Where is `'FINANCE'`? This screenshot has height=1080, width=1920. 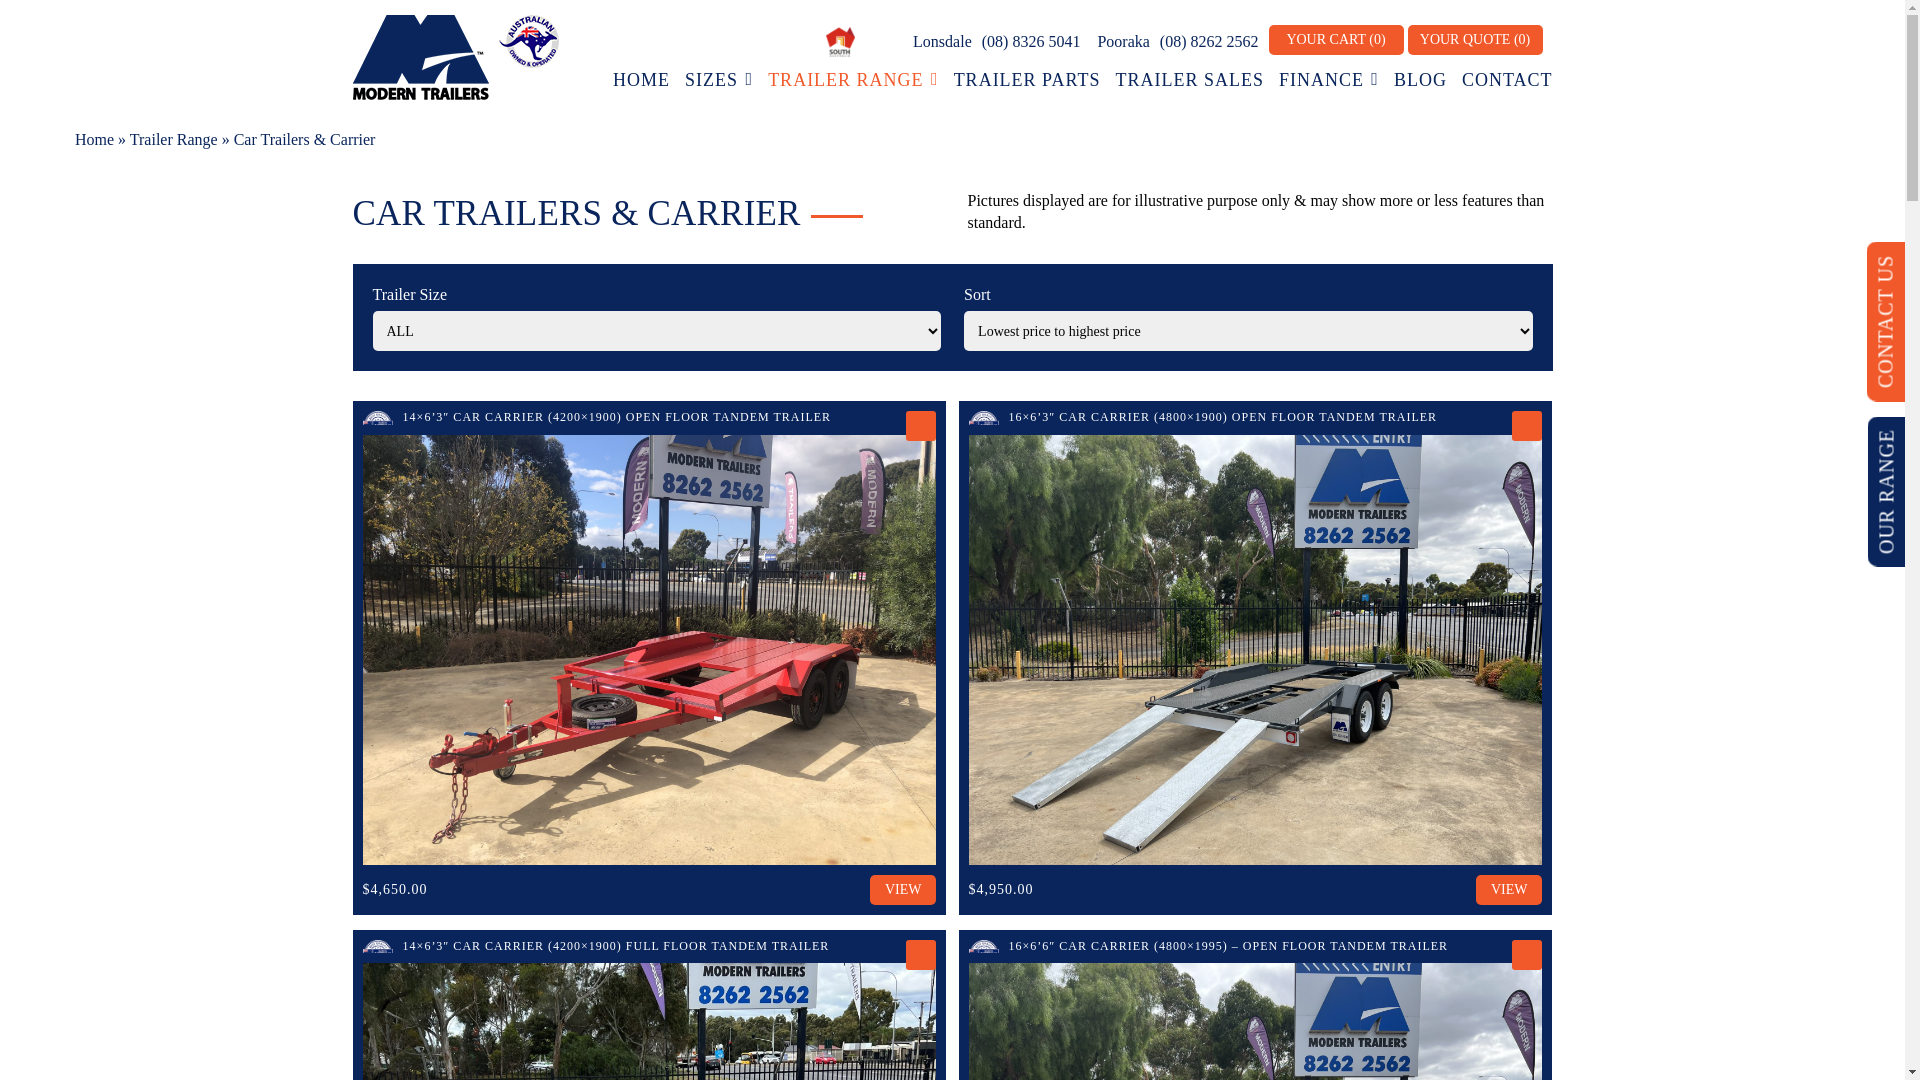
'FINANCE' is located at coordinates (1277, 79).